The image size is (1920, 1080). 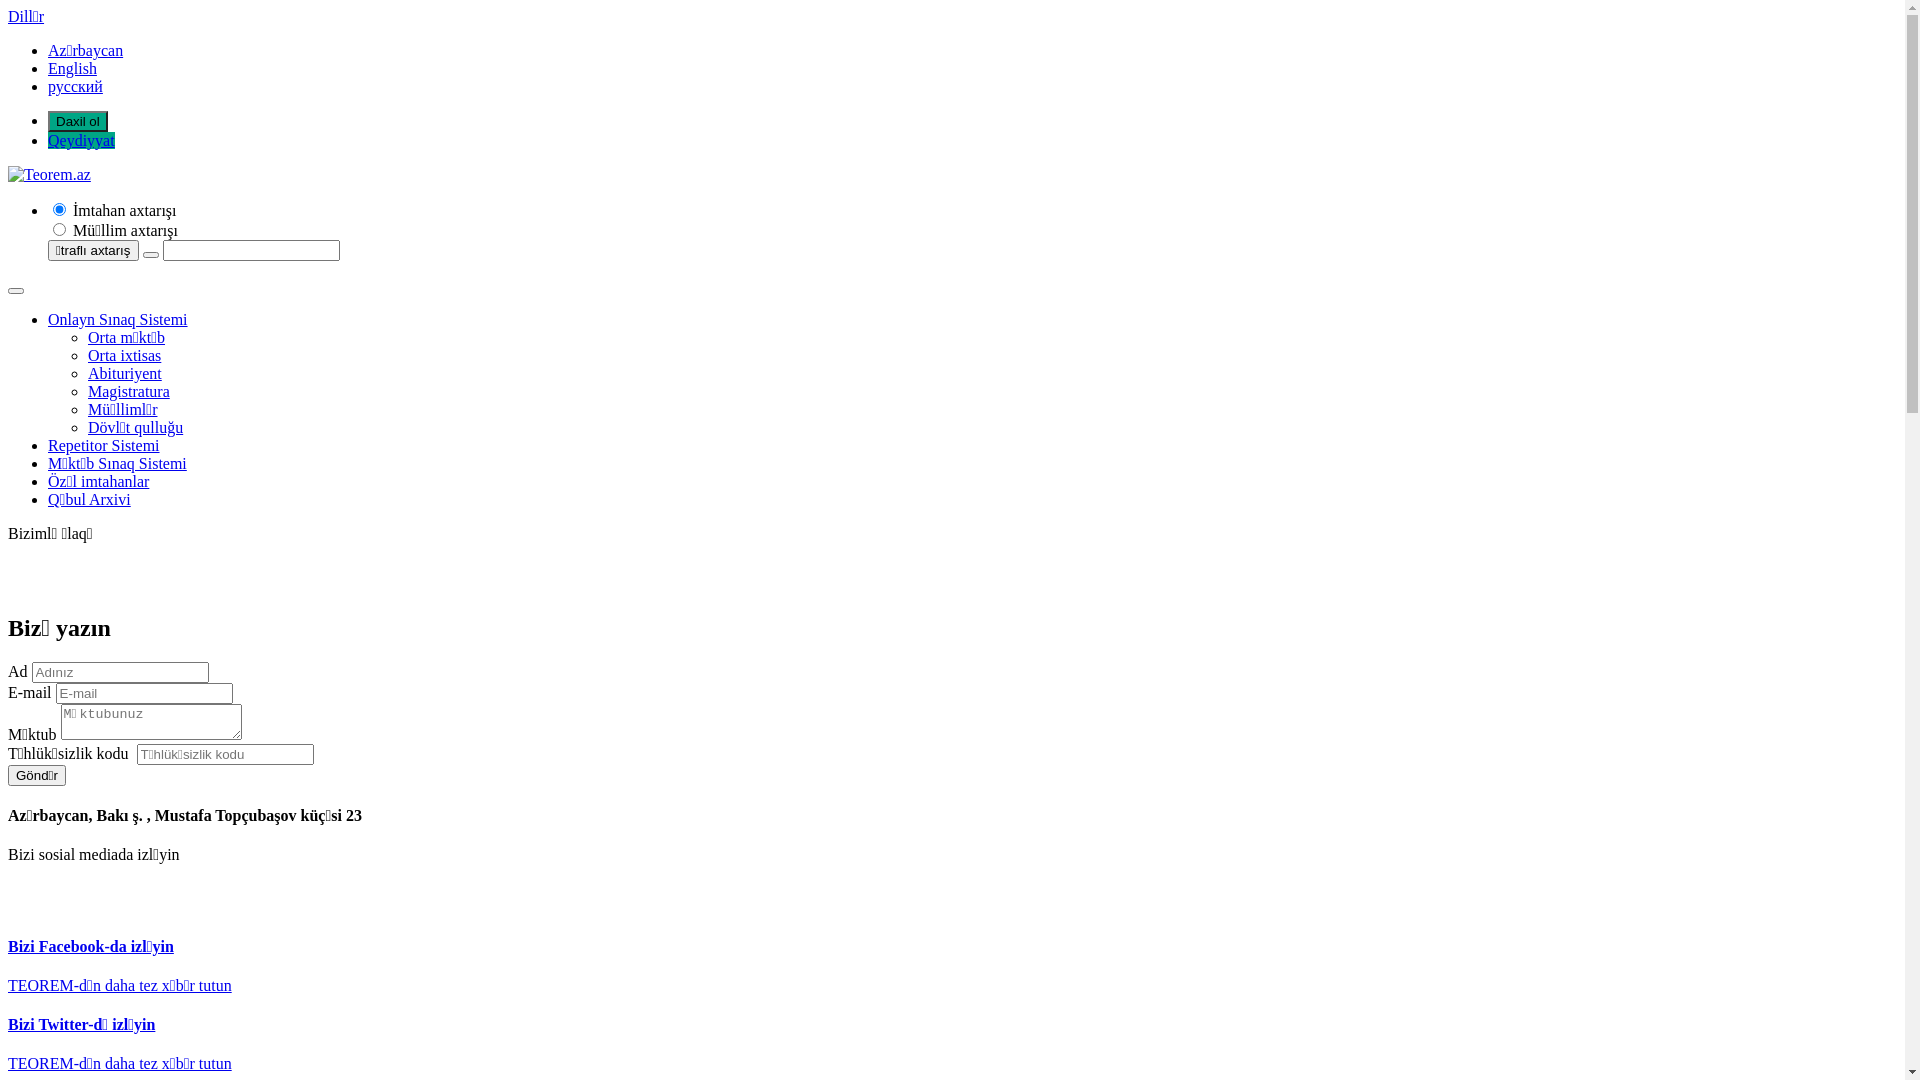 What do you see at coordinates (123, 373) in the screenshot?
I see `'Abituriyent'` at bounding box center [123, 373].